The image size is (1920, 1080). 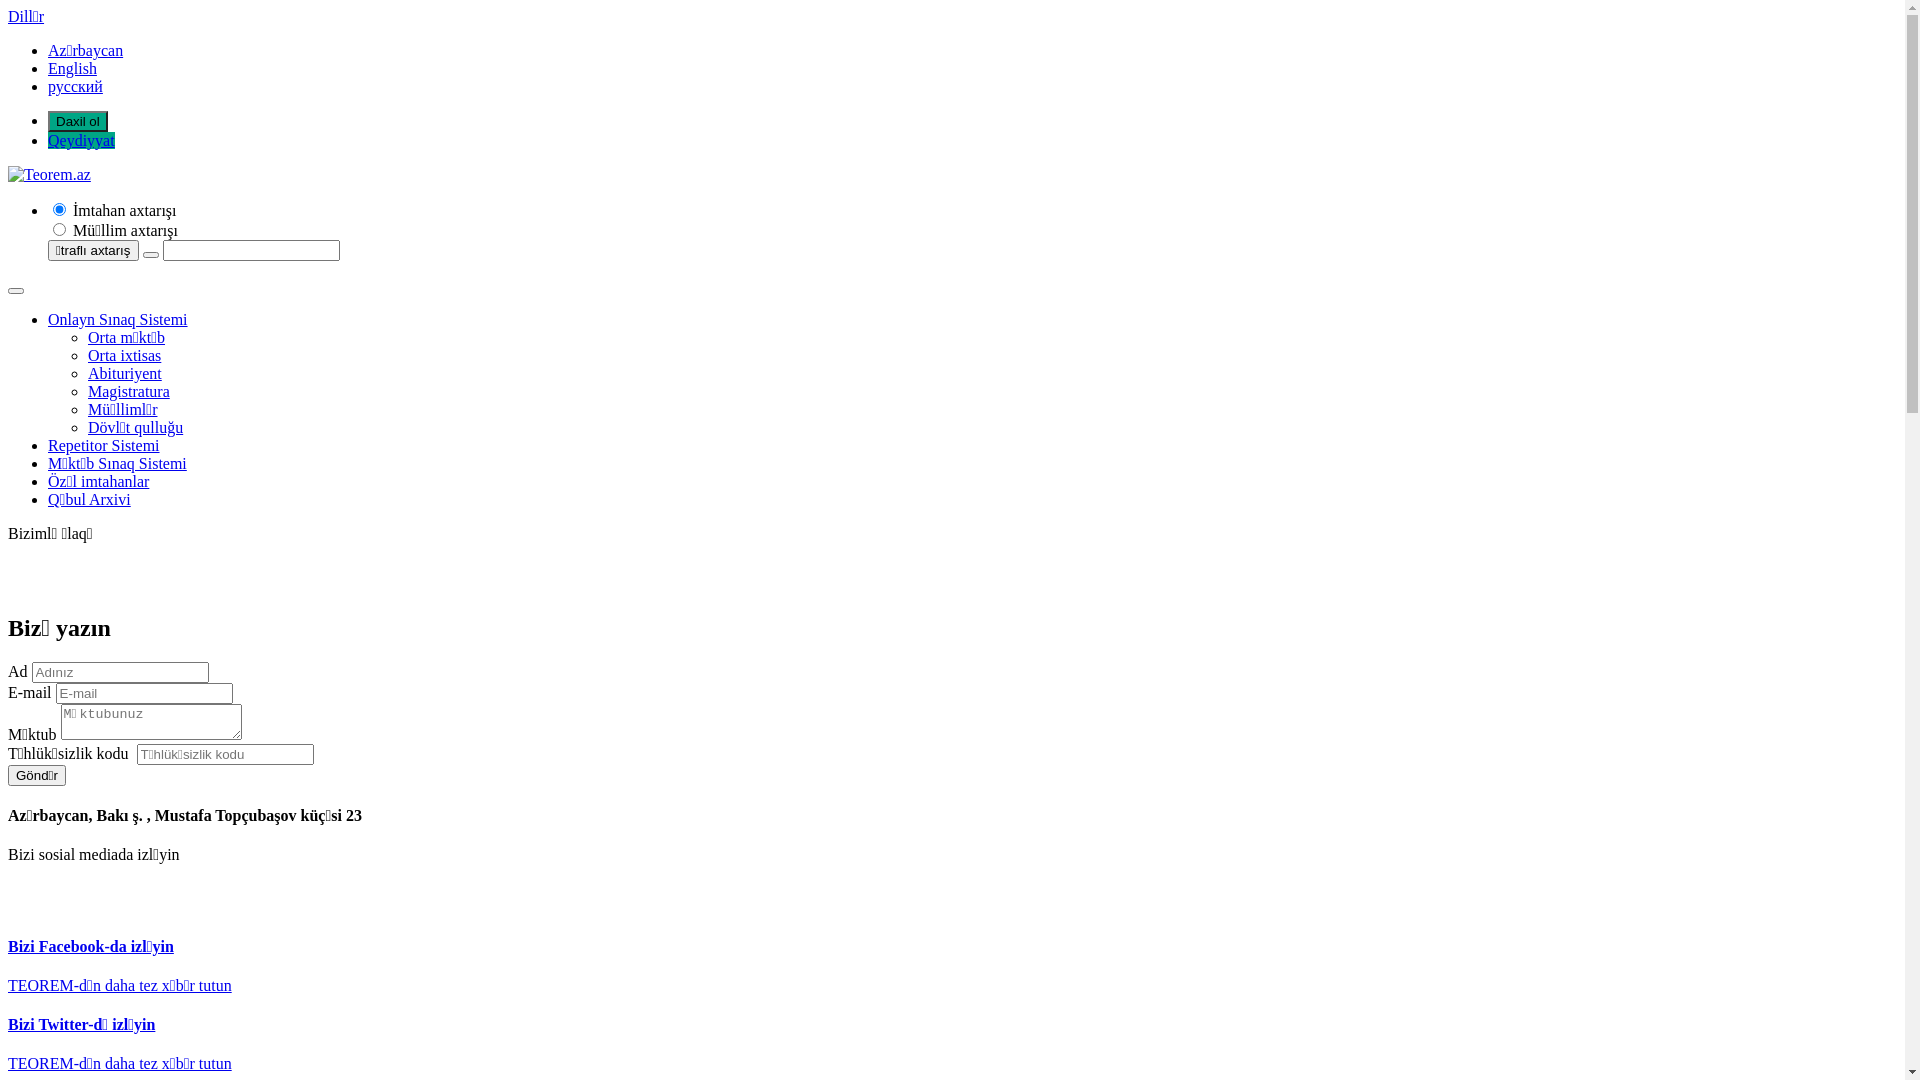 What do you see at coordinates (123, 373) in the screenshot?
I see `'Abituriyent'` at bounding box center [123, 373].